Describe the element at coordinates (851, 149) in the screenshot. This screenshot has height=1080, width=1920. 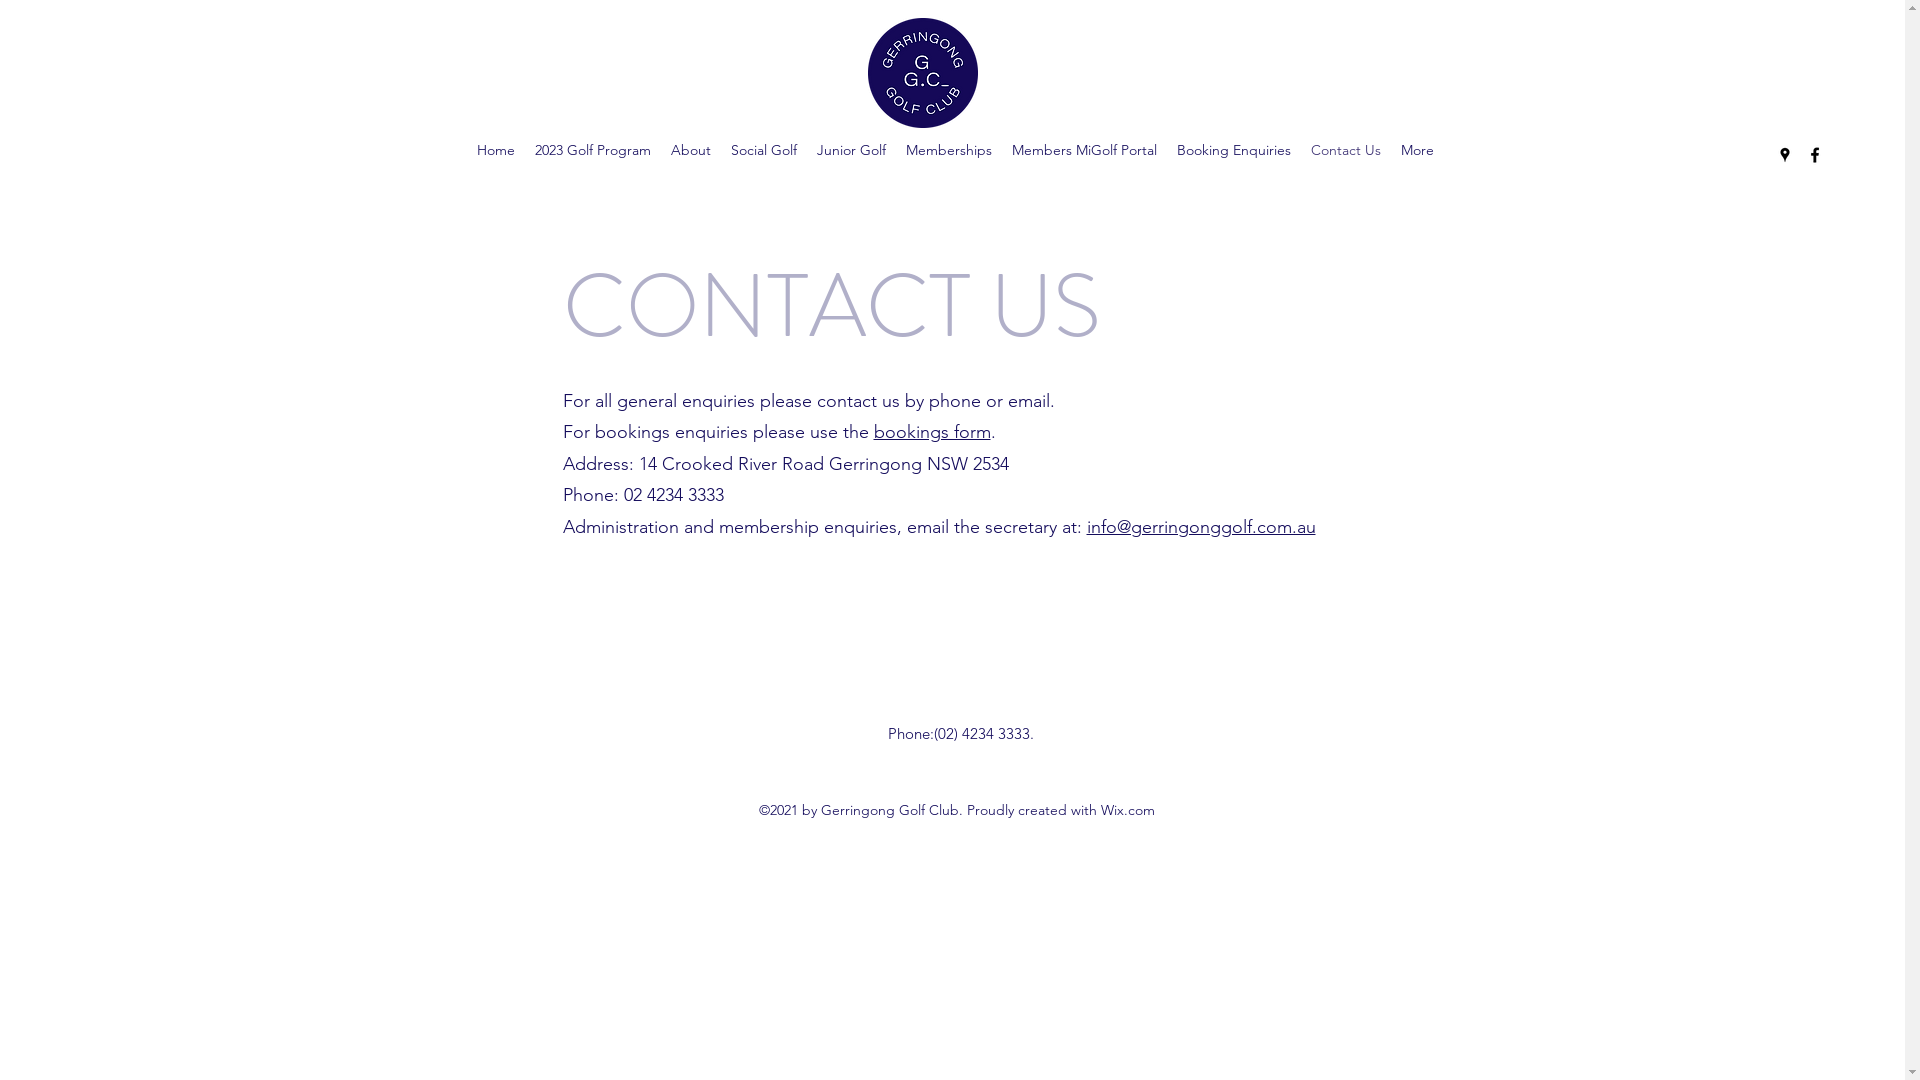
I see `'Junior Golf'` at that location.